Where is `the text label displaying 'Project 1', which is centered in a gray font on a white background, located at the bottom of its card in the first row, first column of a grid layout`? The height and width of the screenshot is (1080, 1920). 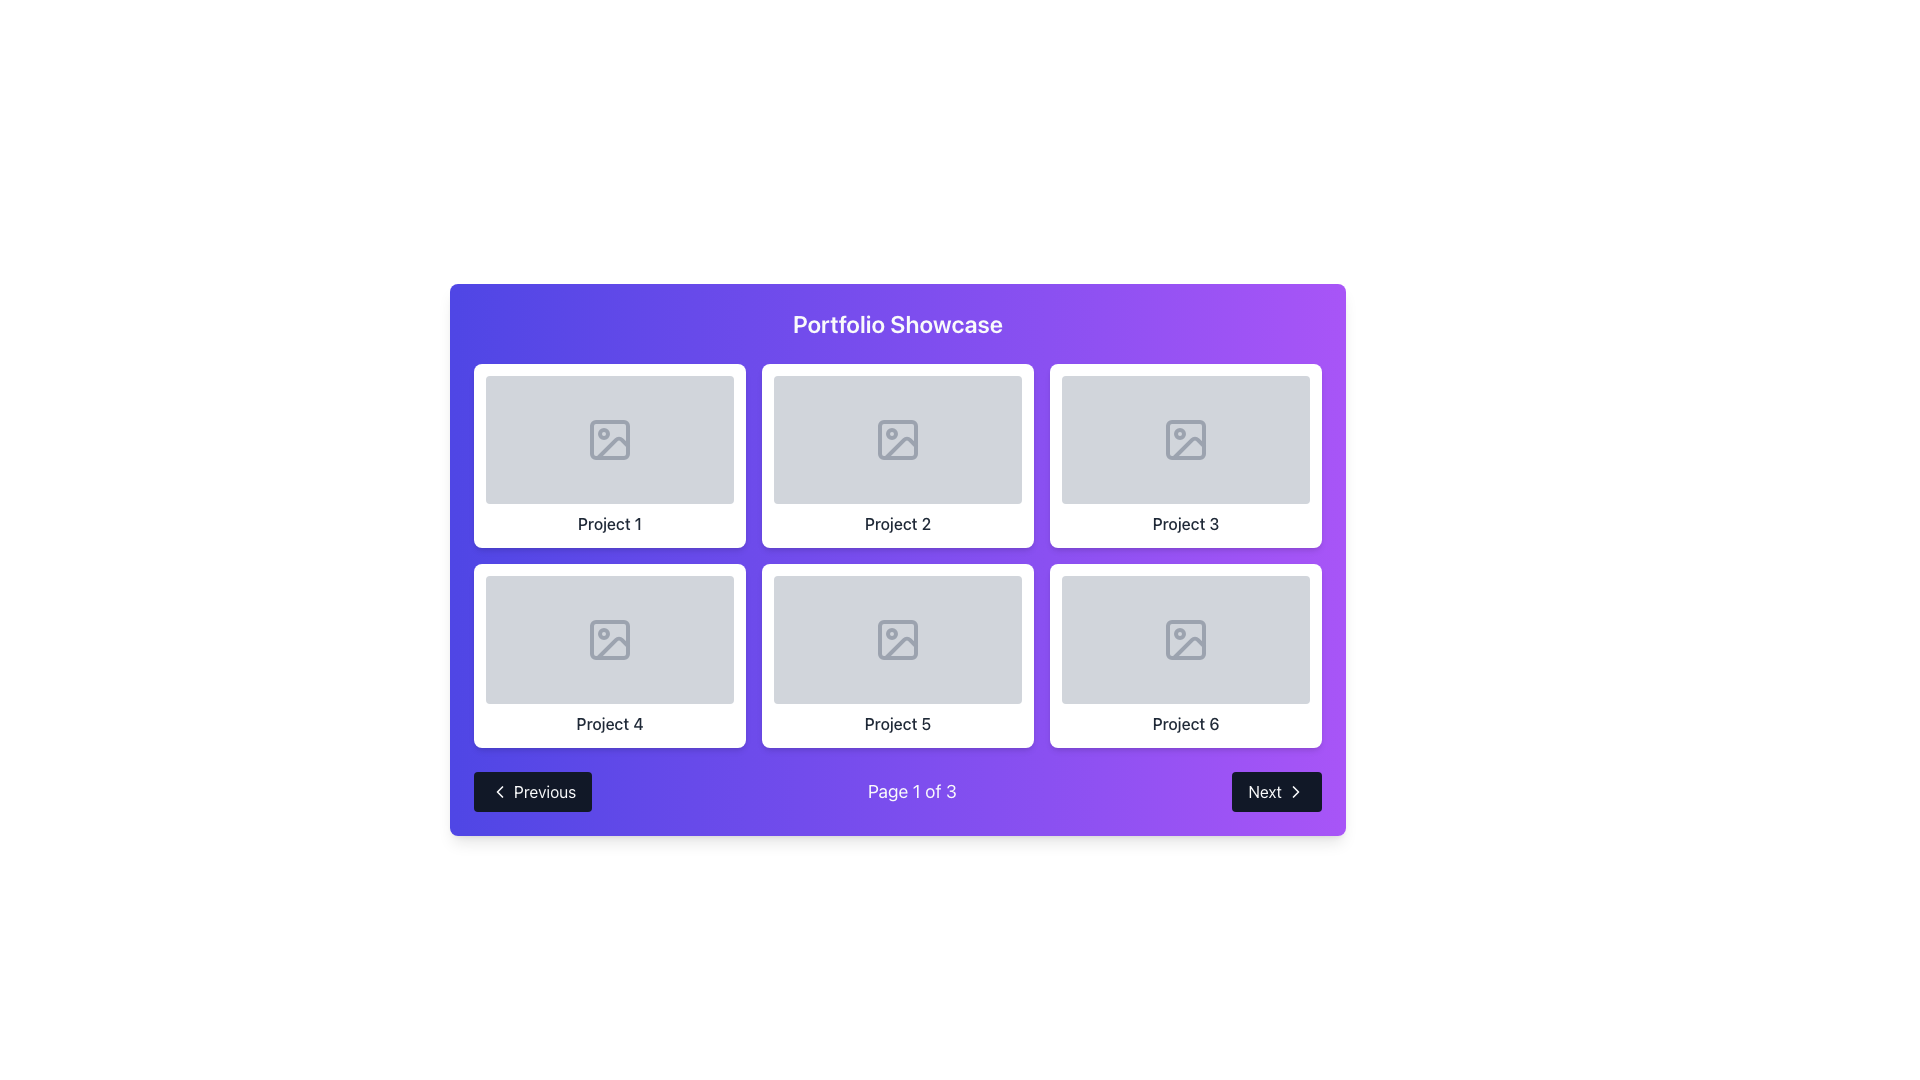 the text label displaying 'Project 1', which is centered in a gray font on a white background, located at the bottom of its card in the first row, first column of a grid layout is located at coordinates (608, 523).